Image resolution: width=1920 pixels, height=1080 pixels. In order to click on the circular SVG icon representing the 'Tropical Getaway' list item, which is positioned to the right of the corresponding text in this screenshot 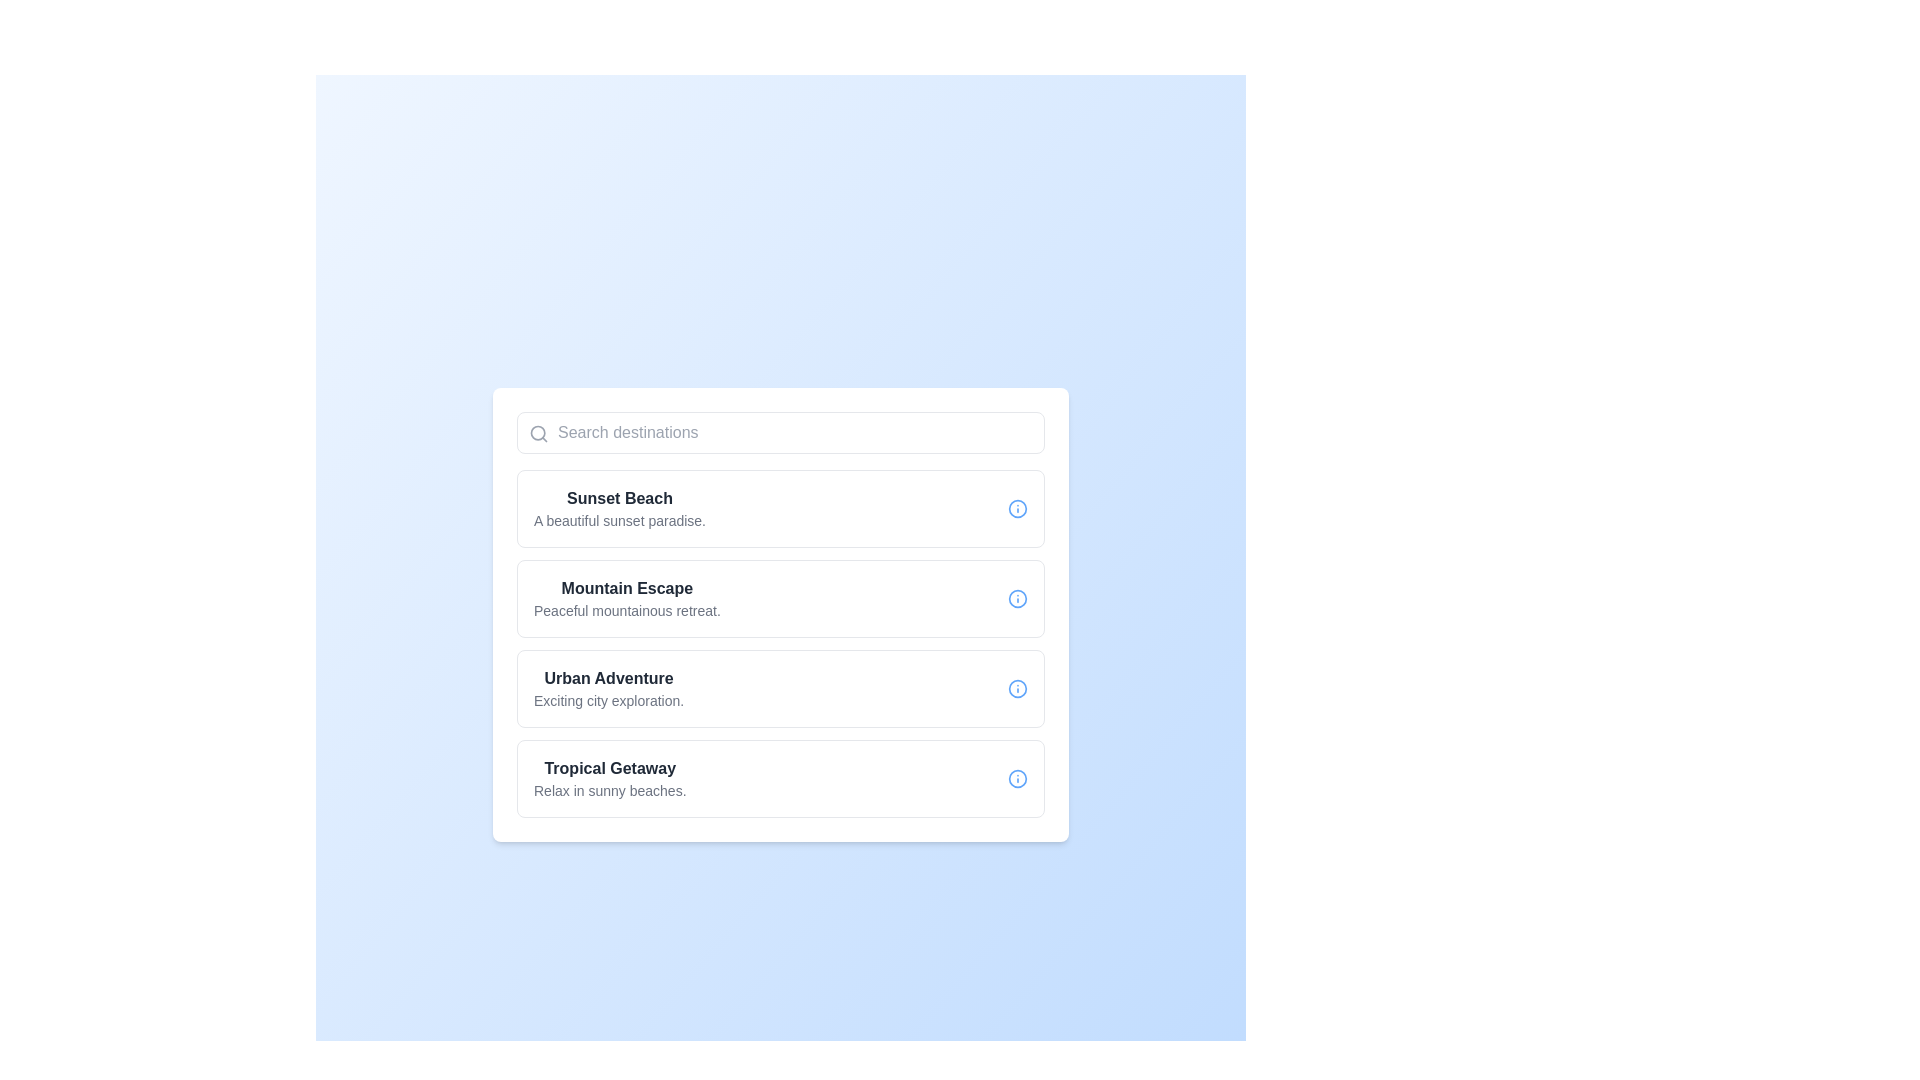, I will do `click(1017, 778)`.